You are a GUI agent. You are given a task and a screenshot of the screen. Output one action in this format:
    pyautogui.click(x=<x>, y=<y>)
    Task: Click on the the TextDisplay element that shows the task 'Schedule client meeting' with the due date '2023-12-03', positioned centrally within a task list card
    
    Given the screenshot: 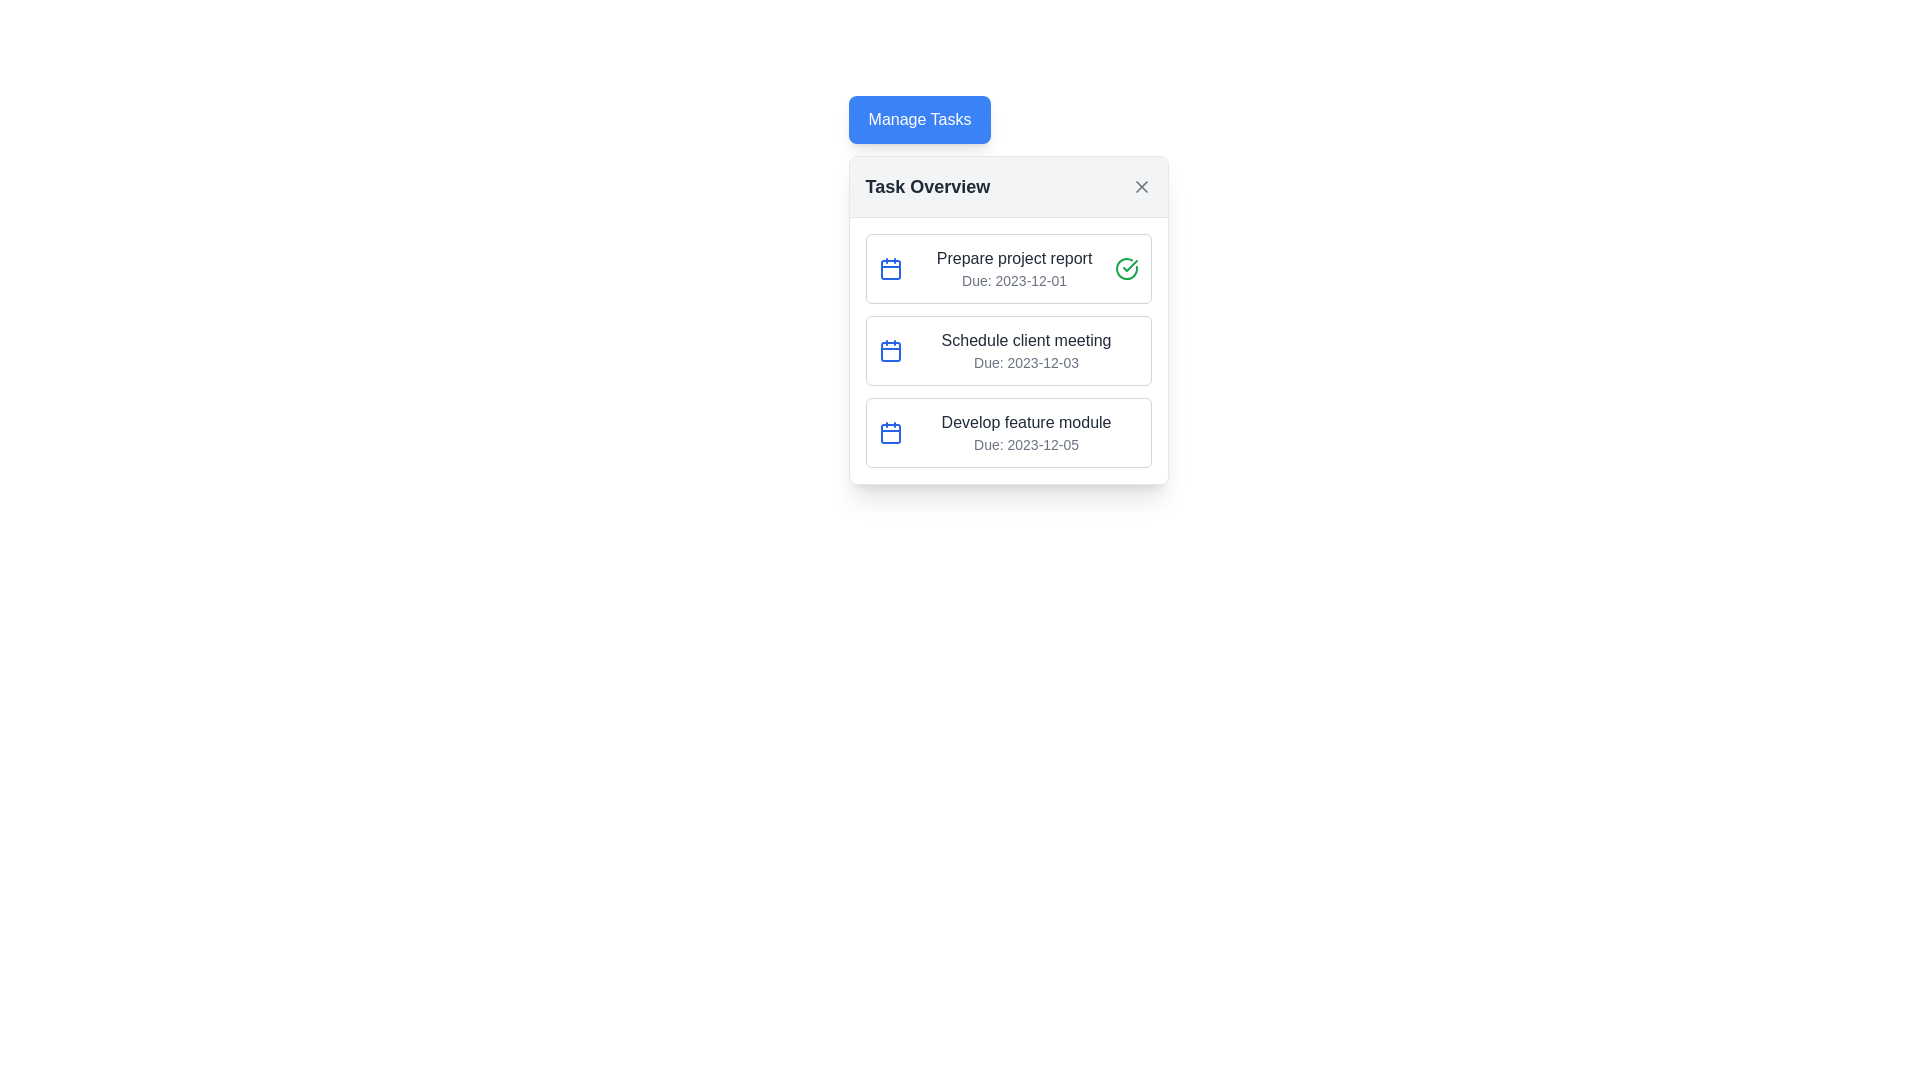 What is the action you would take?
    pyautogui.click(x=1026, y=350)
    